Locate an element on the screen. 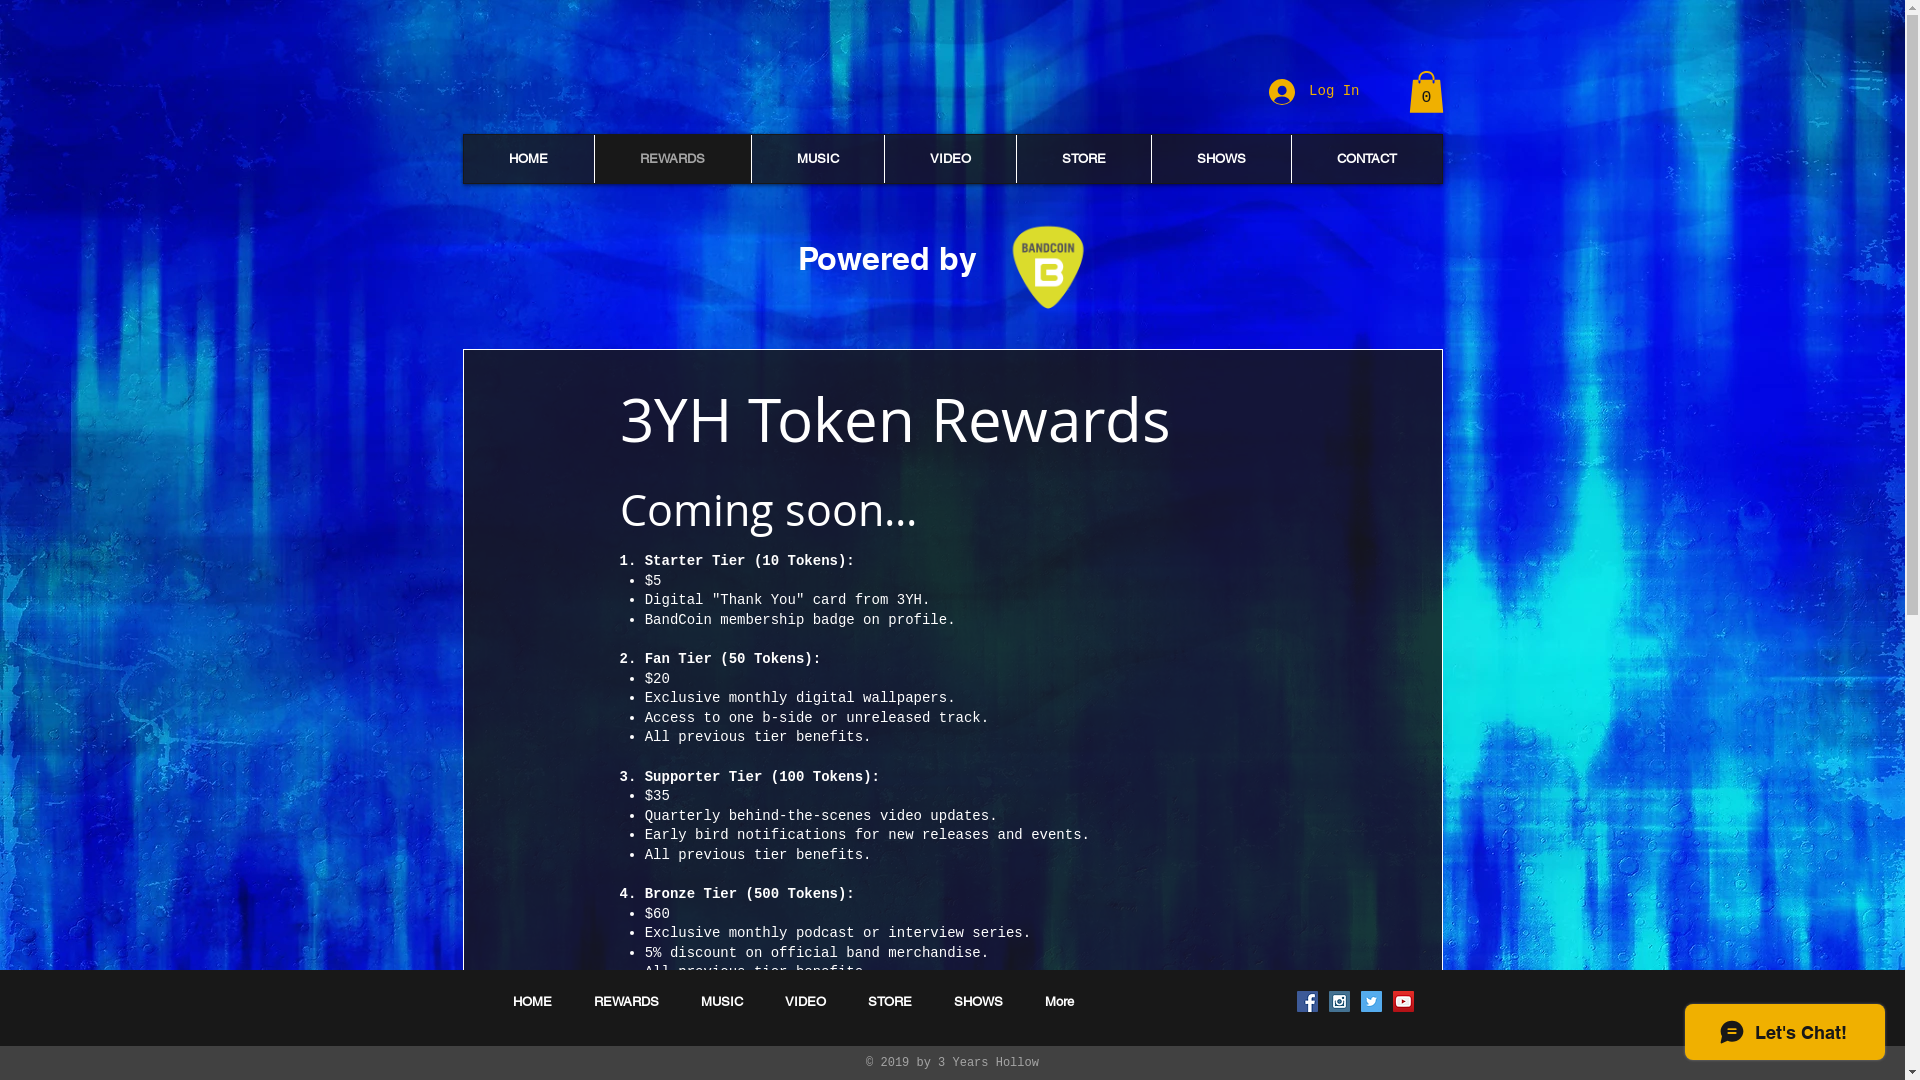 This screenshot has height=1080, width=1920. 'MUSIC' is located at coordinates (816, 157).